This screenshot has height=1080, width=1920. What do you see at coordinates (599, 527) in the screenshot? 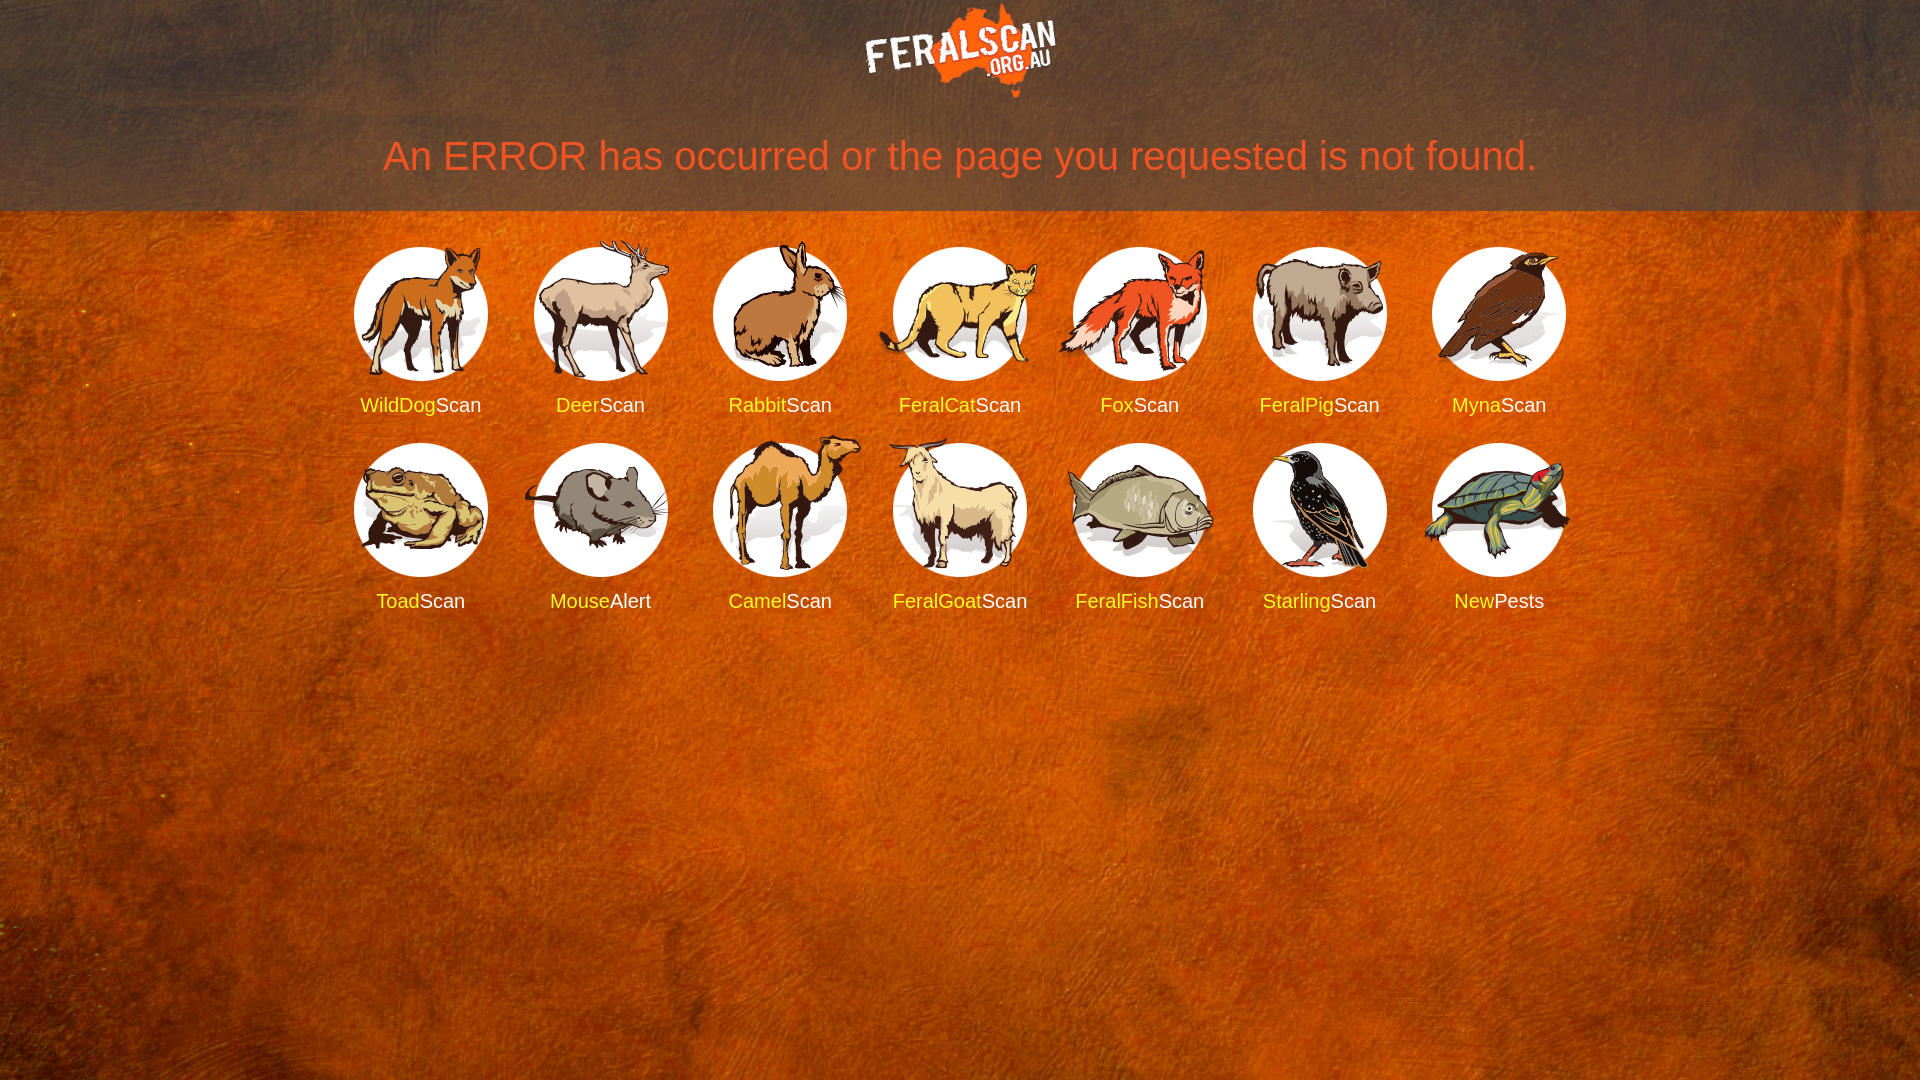
I see `'MouseAlert'` at bounding box center [599, 527].